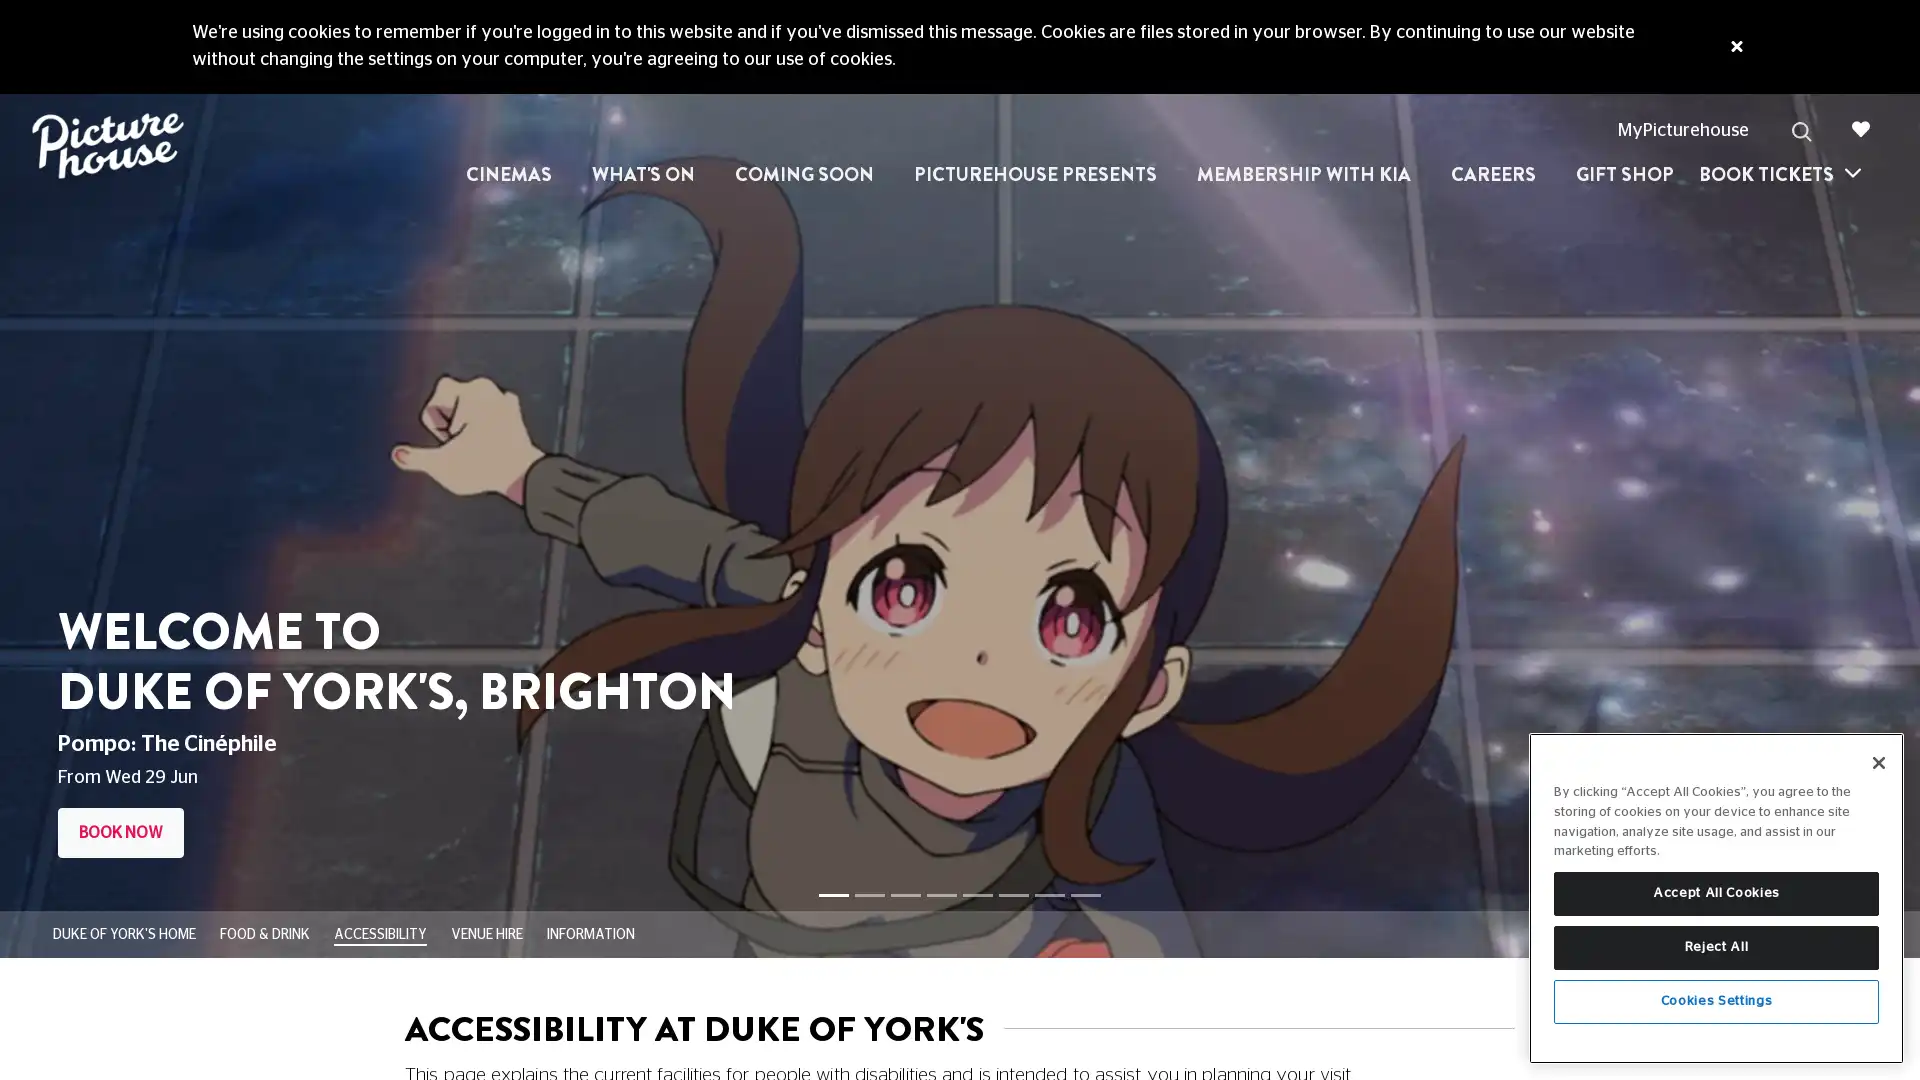  I want to click on Reject All, so click(1715, 947).